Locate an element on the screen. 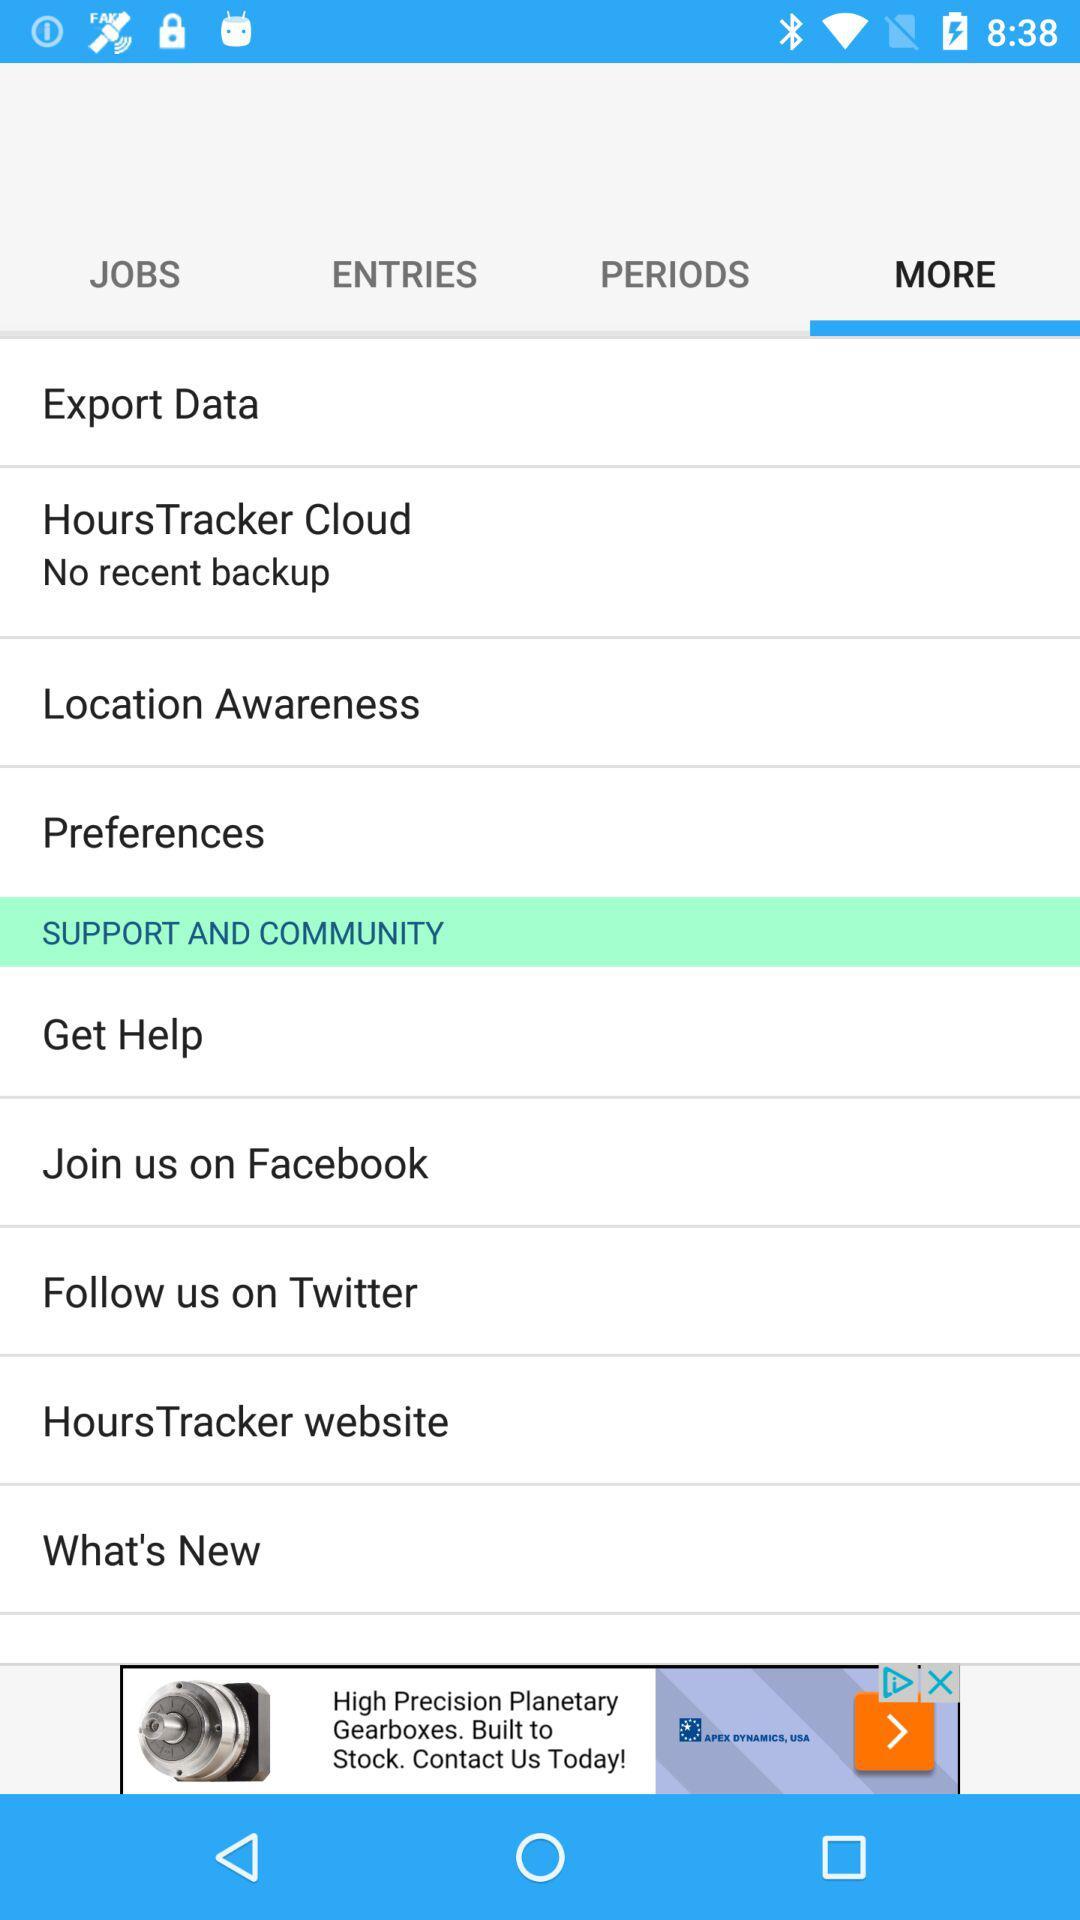 Image resolution: width=1080 pixels, height=1920 pixels. click advertisement is located at coordinates (540, 1727).